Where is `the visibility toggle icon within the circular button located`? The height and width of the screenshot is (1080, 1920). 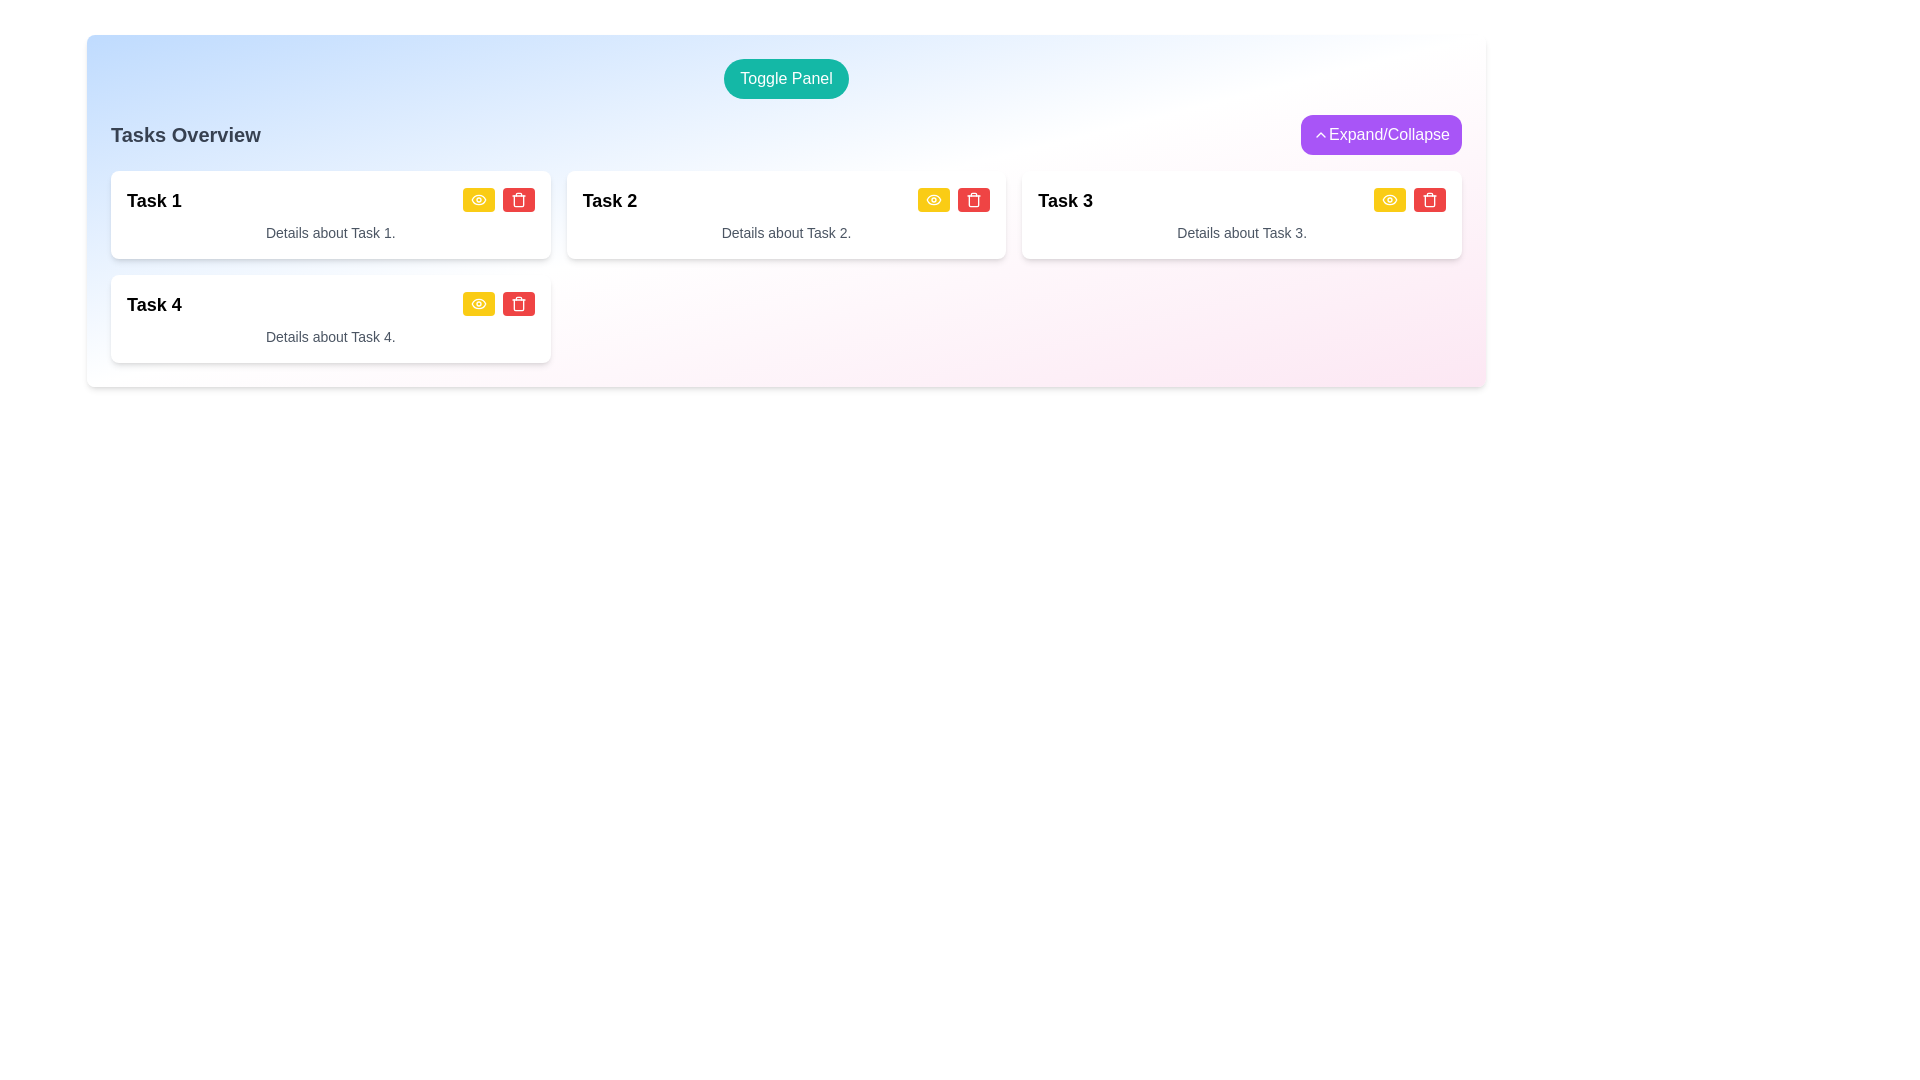
the visibility toggle icon within the circular button located is located at coordinates (477, 303).